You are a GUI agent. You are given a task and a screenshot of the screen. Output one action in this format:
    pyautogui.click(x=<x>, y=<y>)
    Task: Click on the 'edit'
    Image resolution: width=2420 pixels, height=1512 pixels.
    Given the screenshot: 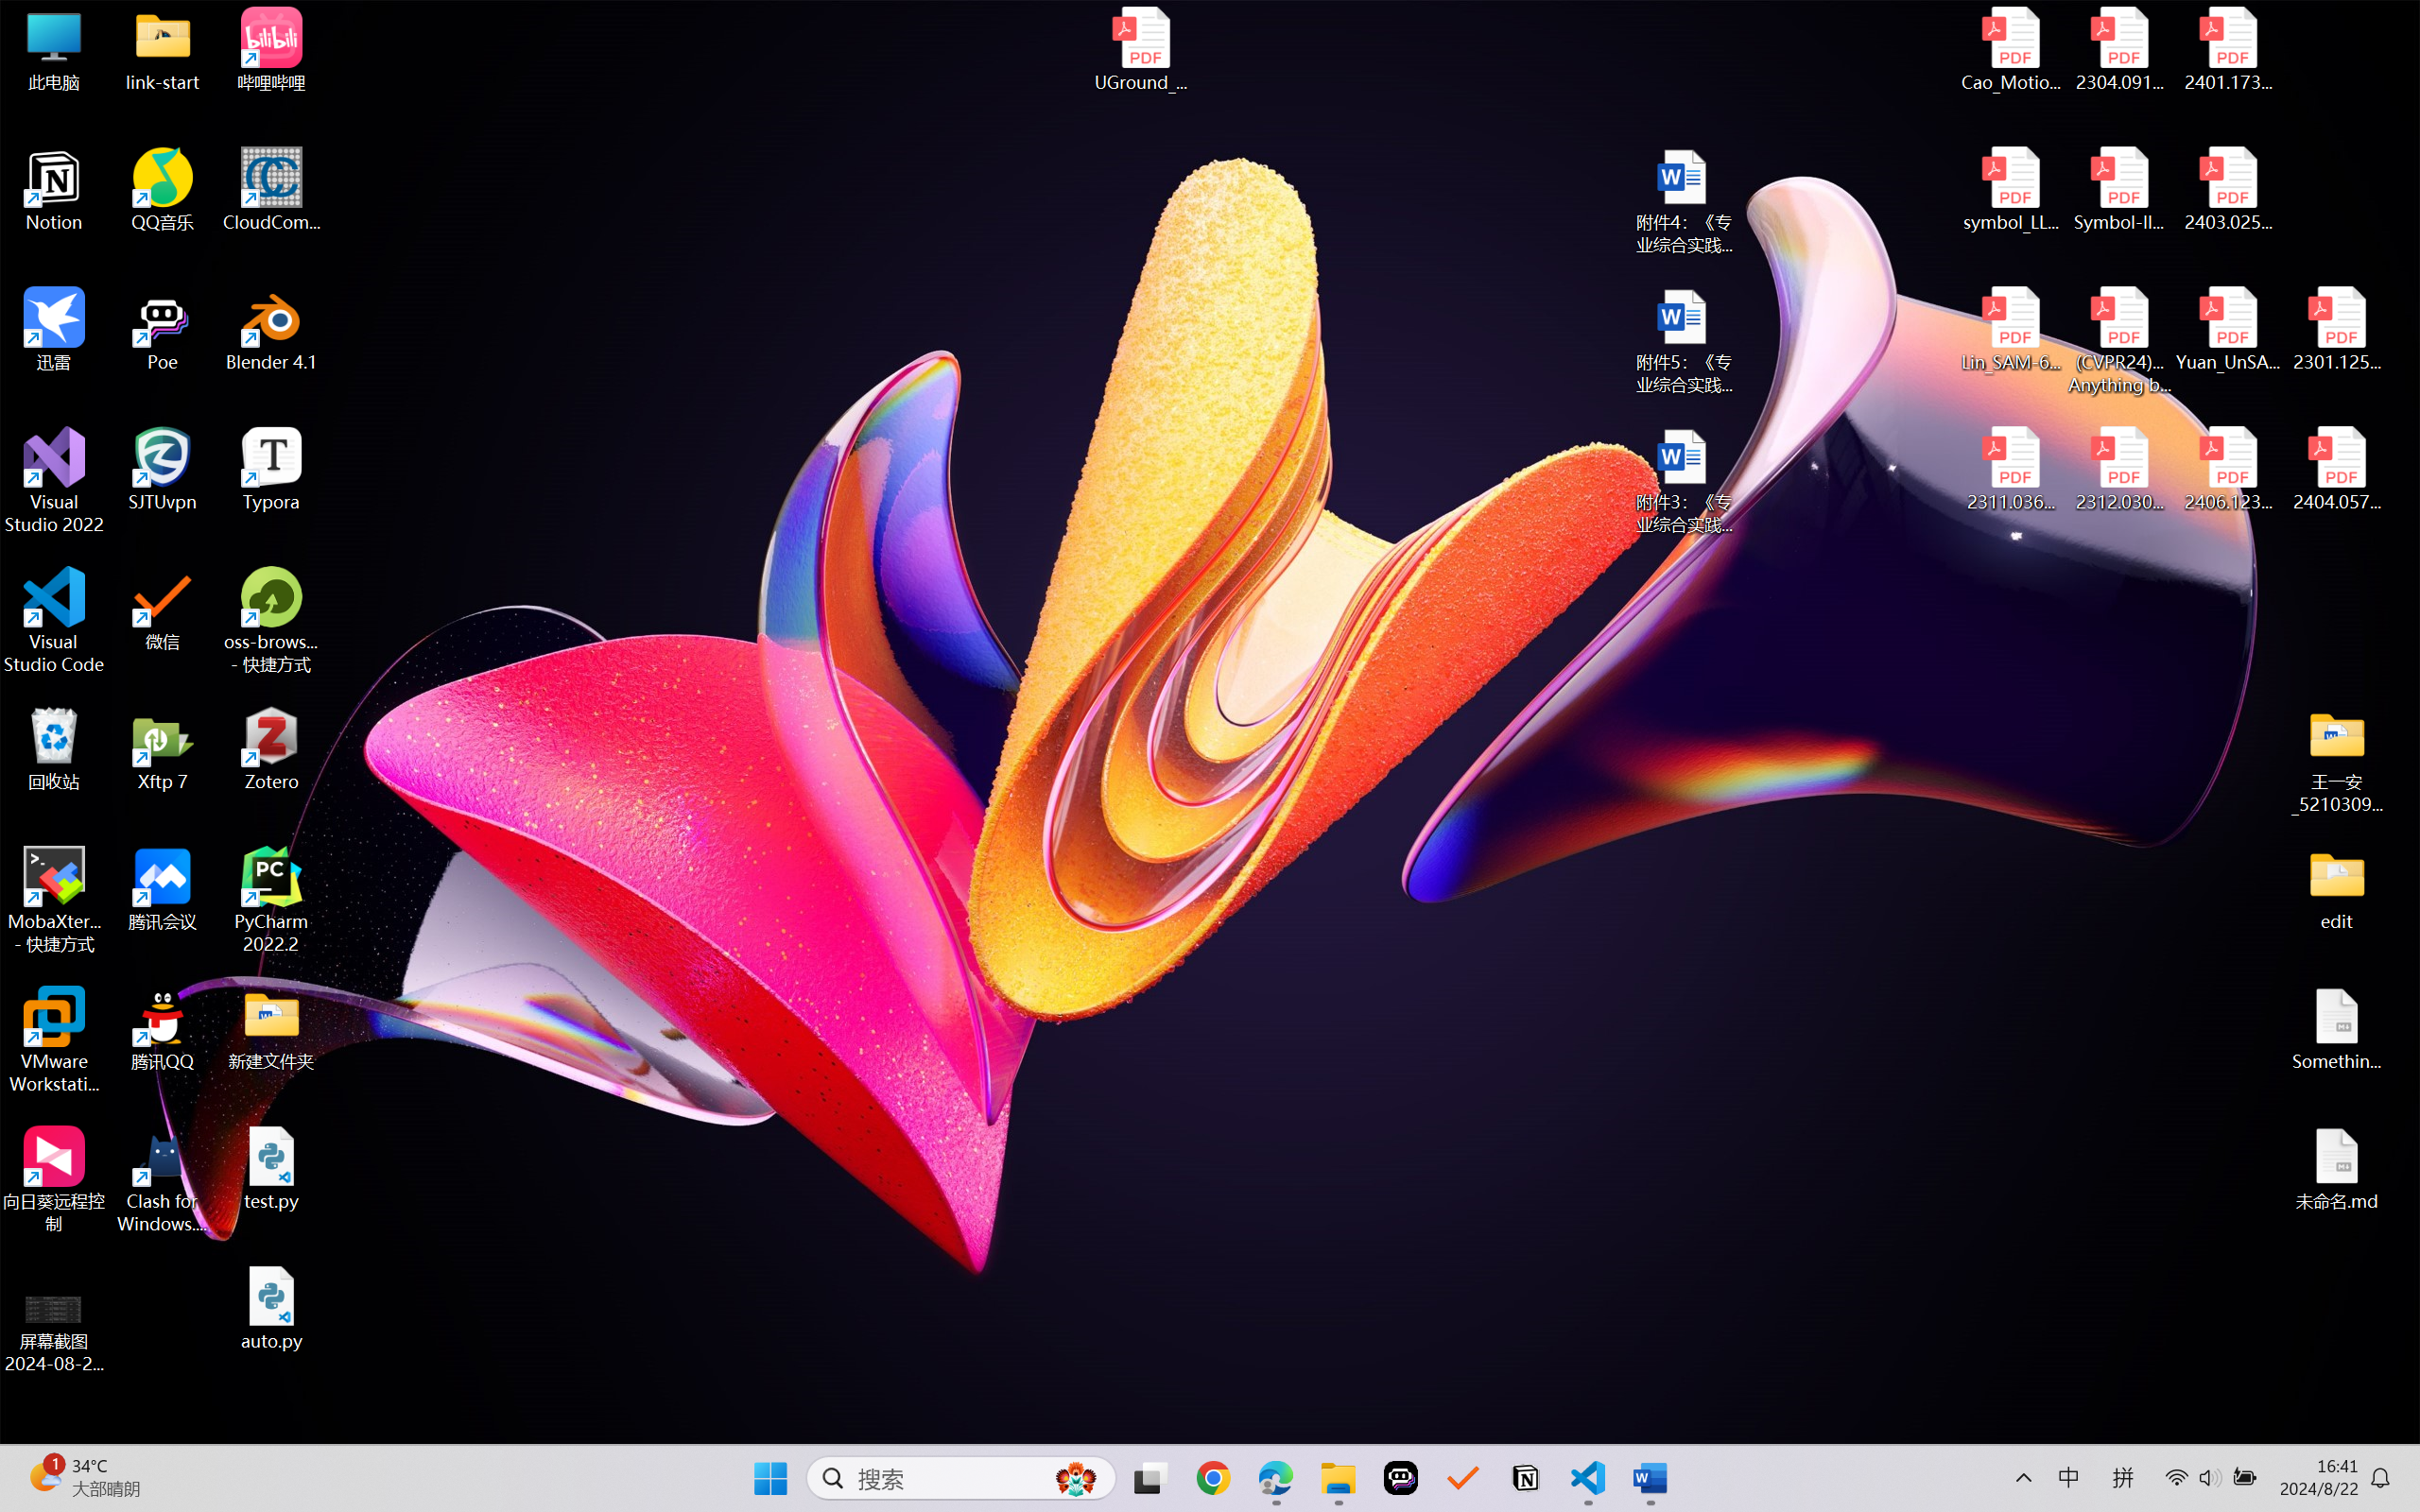 What is the action you would take?
    pyautogui.click(x=2335, y=887)
    